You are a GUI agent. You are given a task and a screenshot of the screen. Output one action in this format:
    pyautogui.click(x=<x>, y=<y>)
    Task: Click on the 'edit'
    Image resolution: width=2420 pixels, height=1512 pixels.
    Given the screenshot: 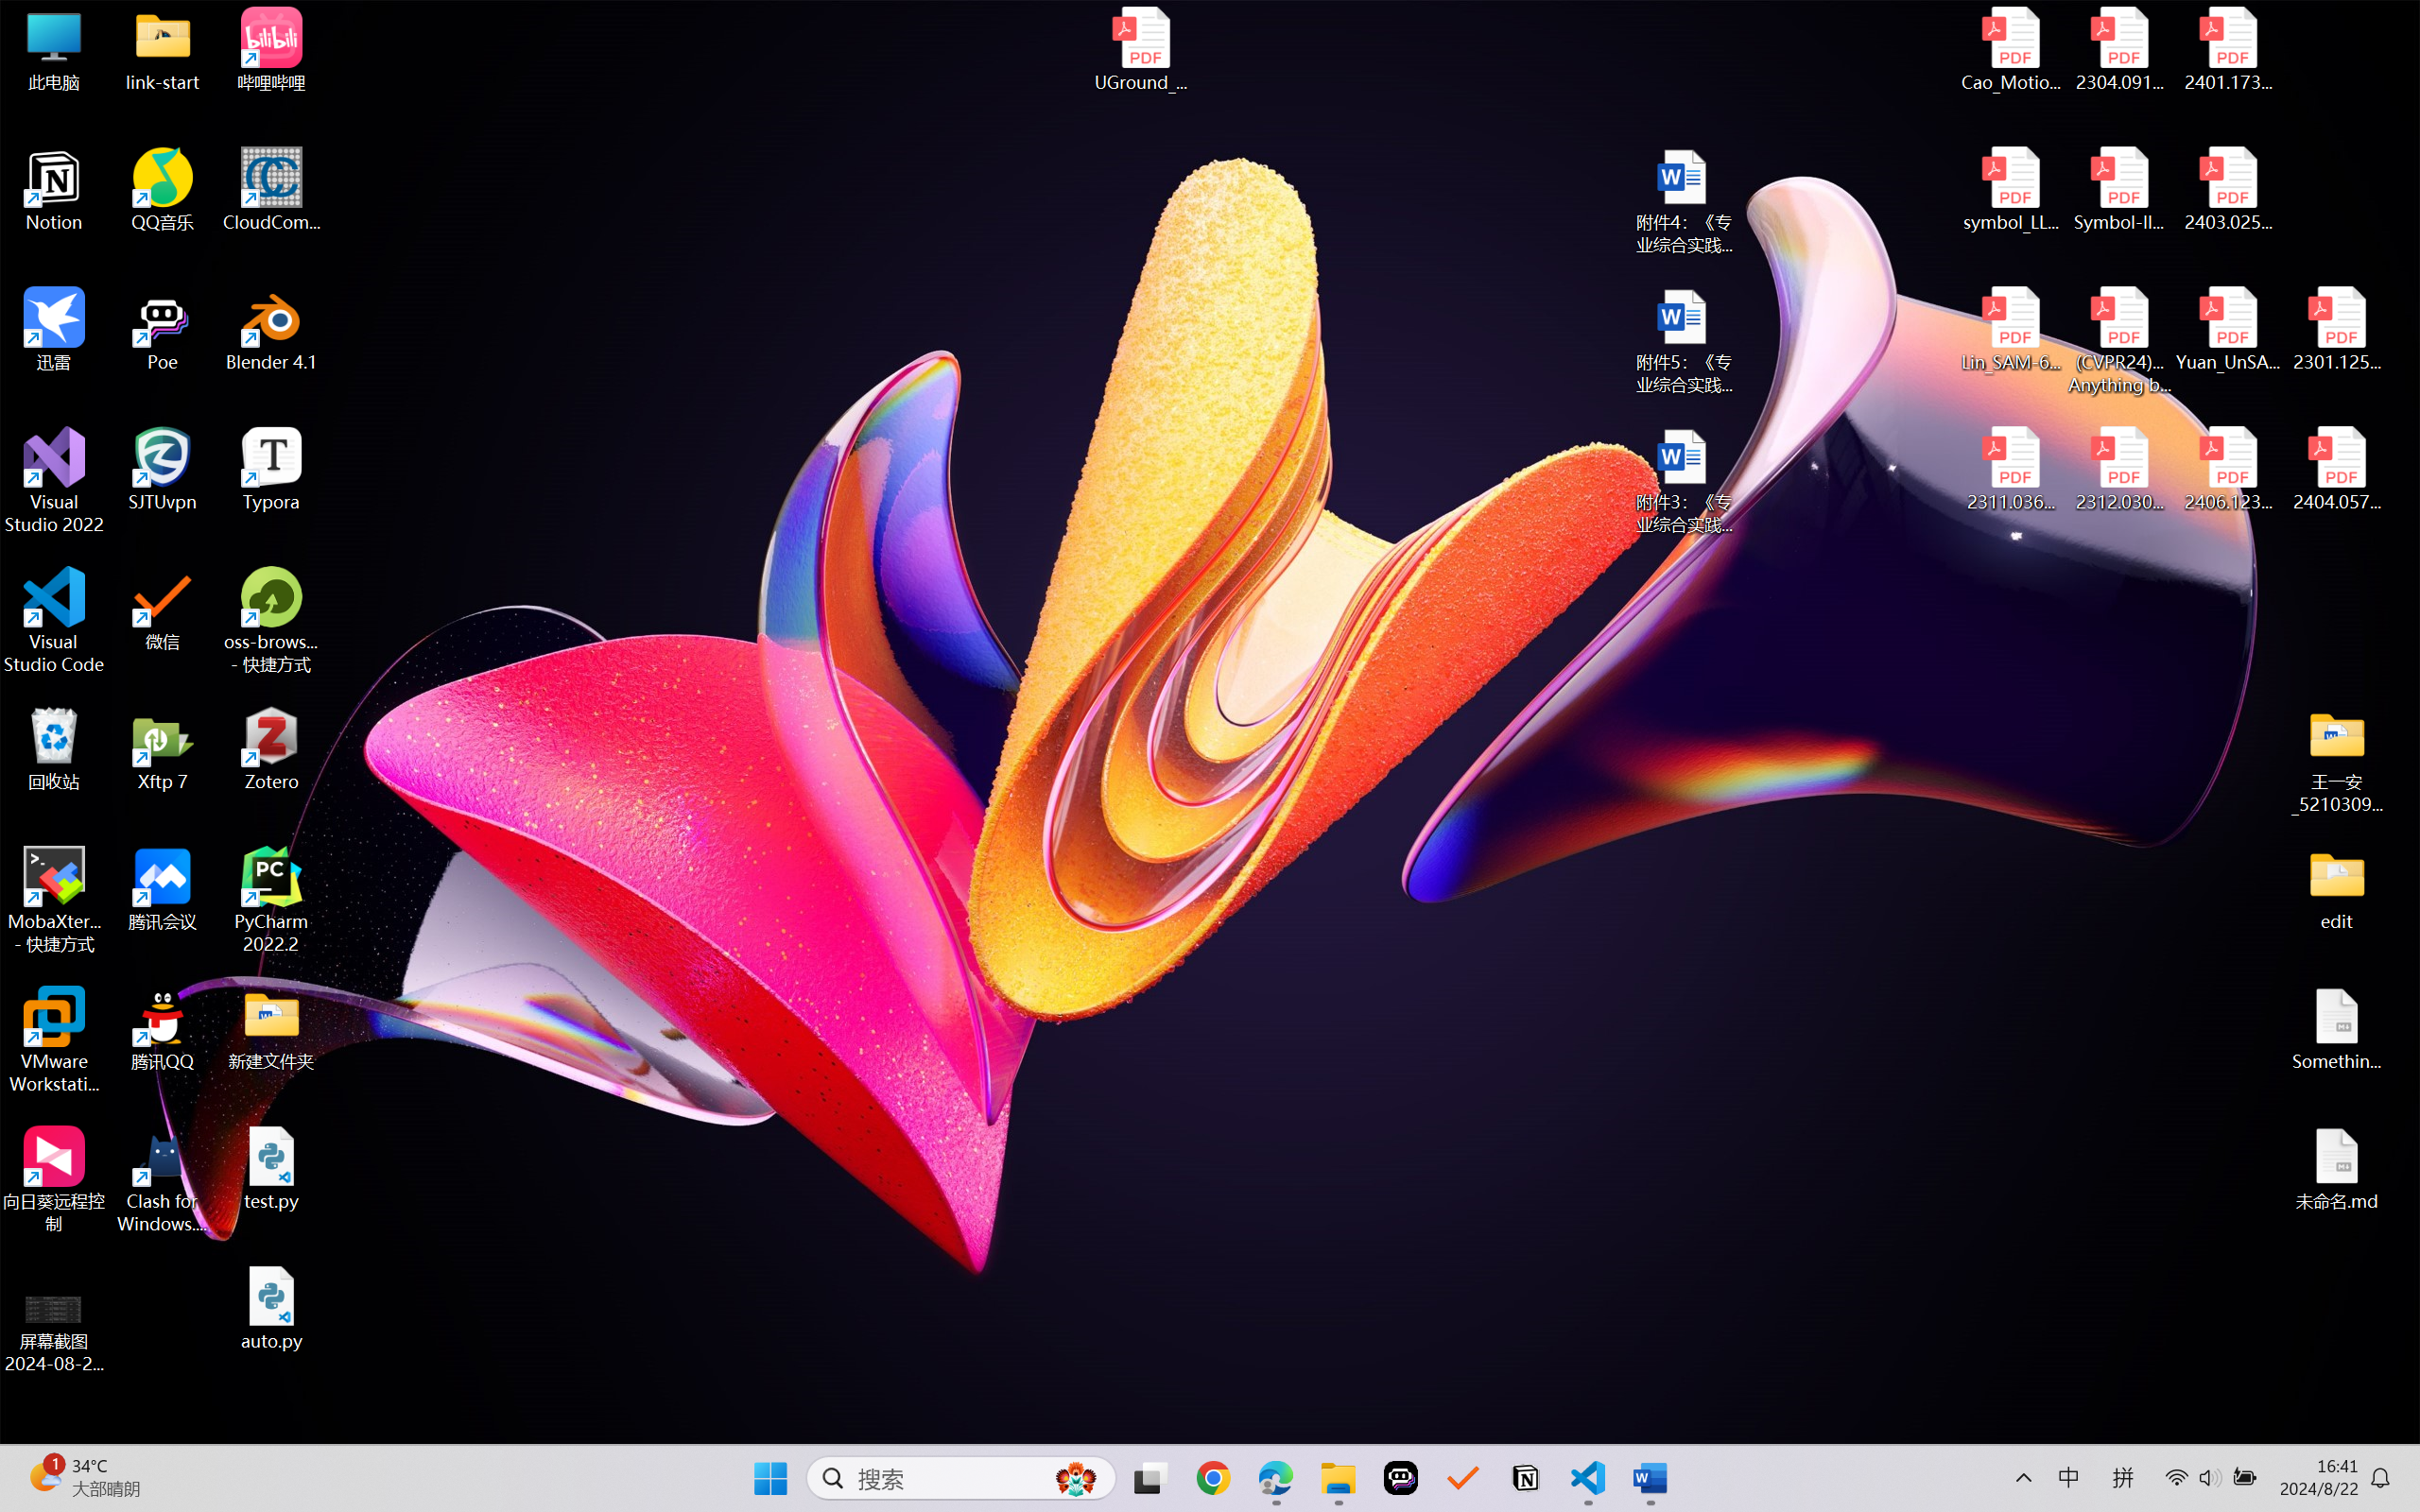 What is the action you would take?
    pyautogui.click(x=2335, y=887)
    